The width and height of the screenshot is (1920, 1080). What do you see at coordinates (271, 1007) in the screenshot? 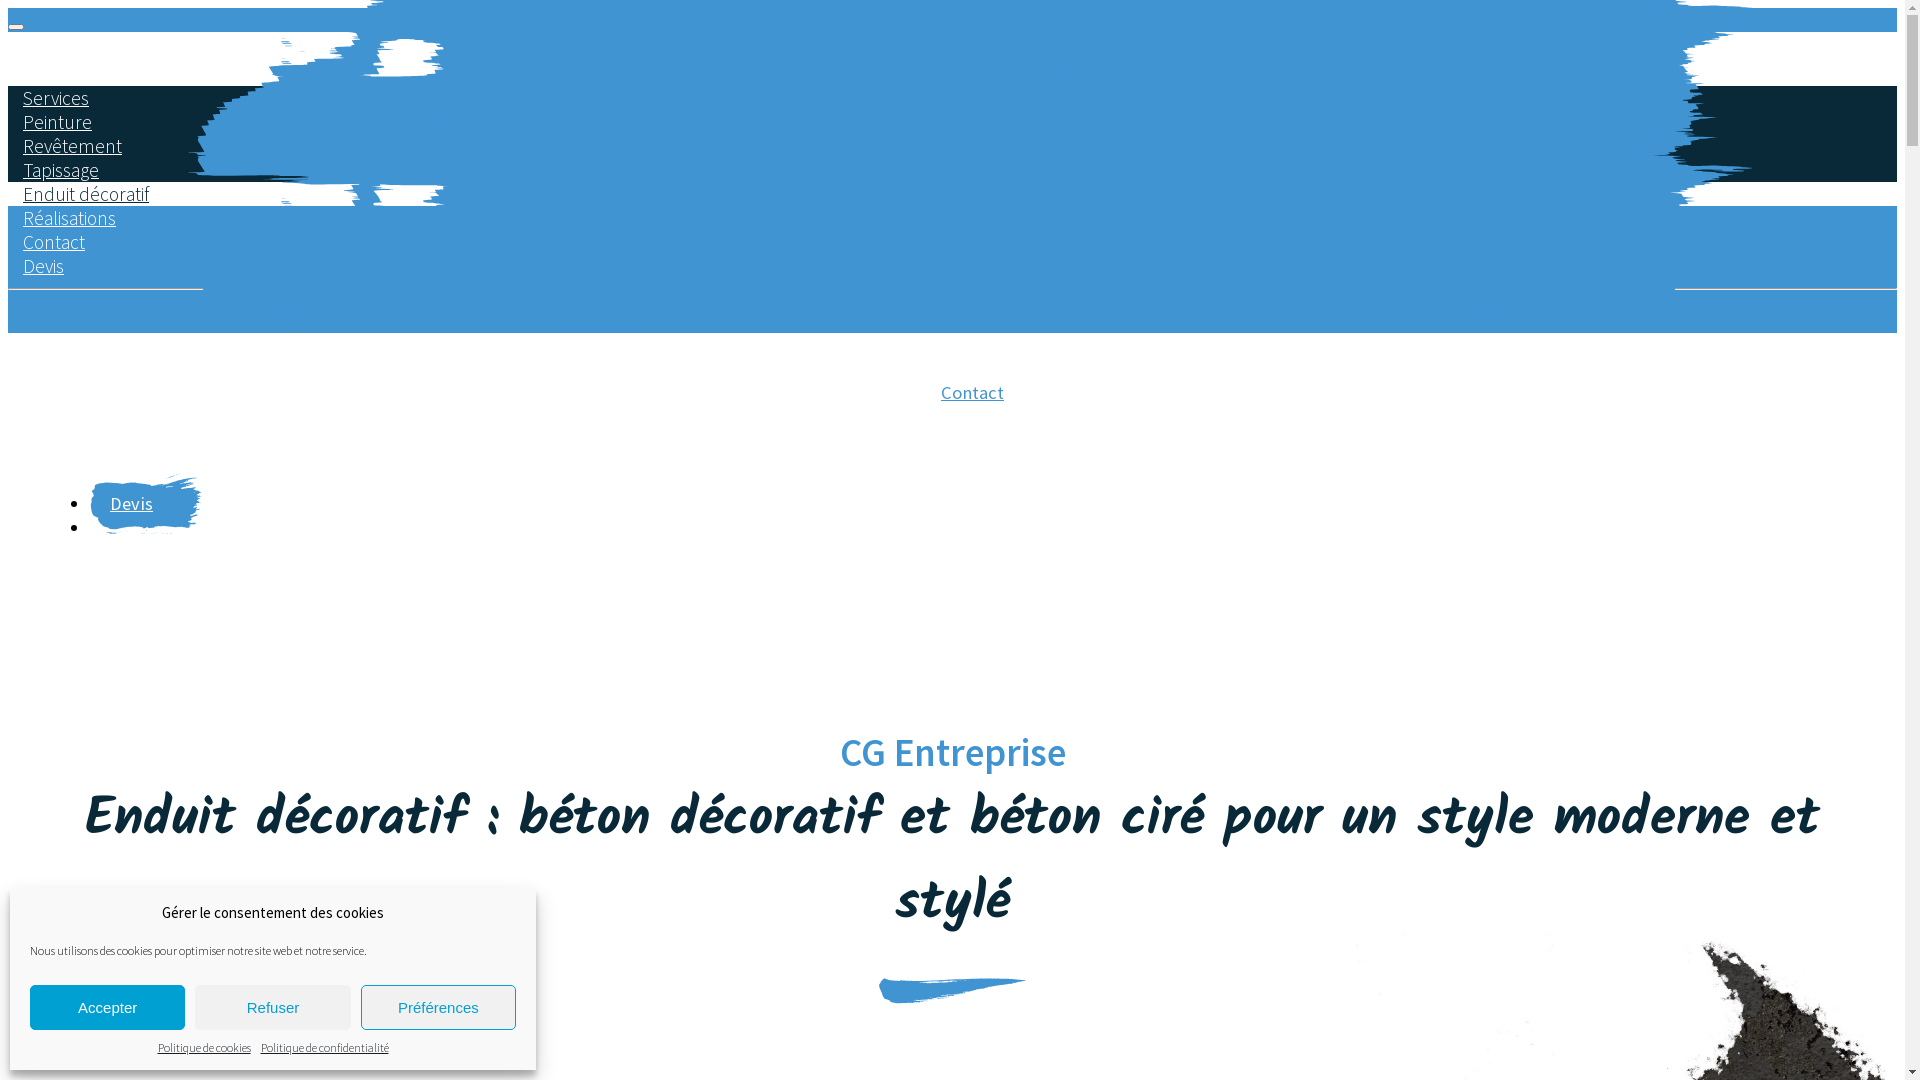
I see `'Refuser'` at bounding box center [271, 1007].